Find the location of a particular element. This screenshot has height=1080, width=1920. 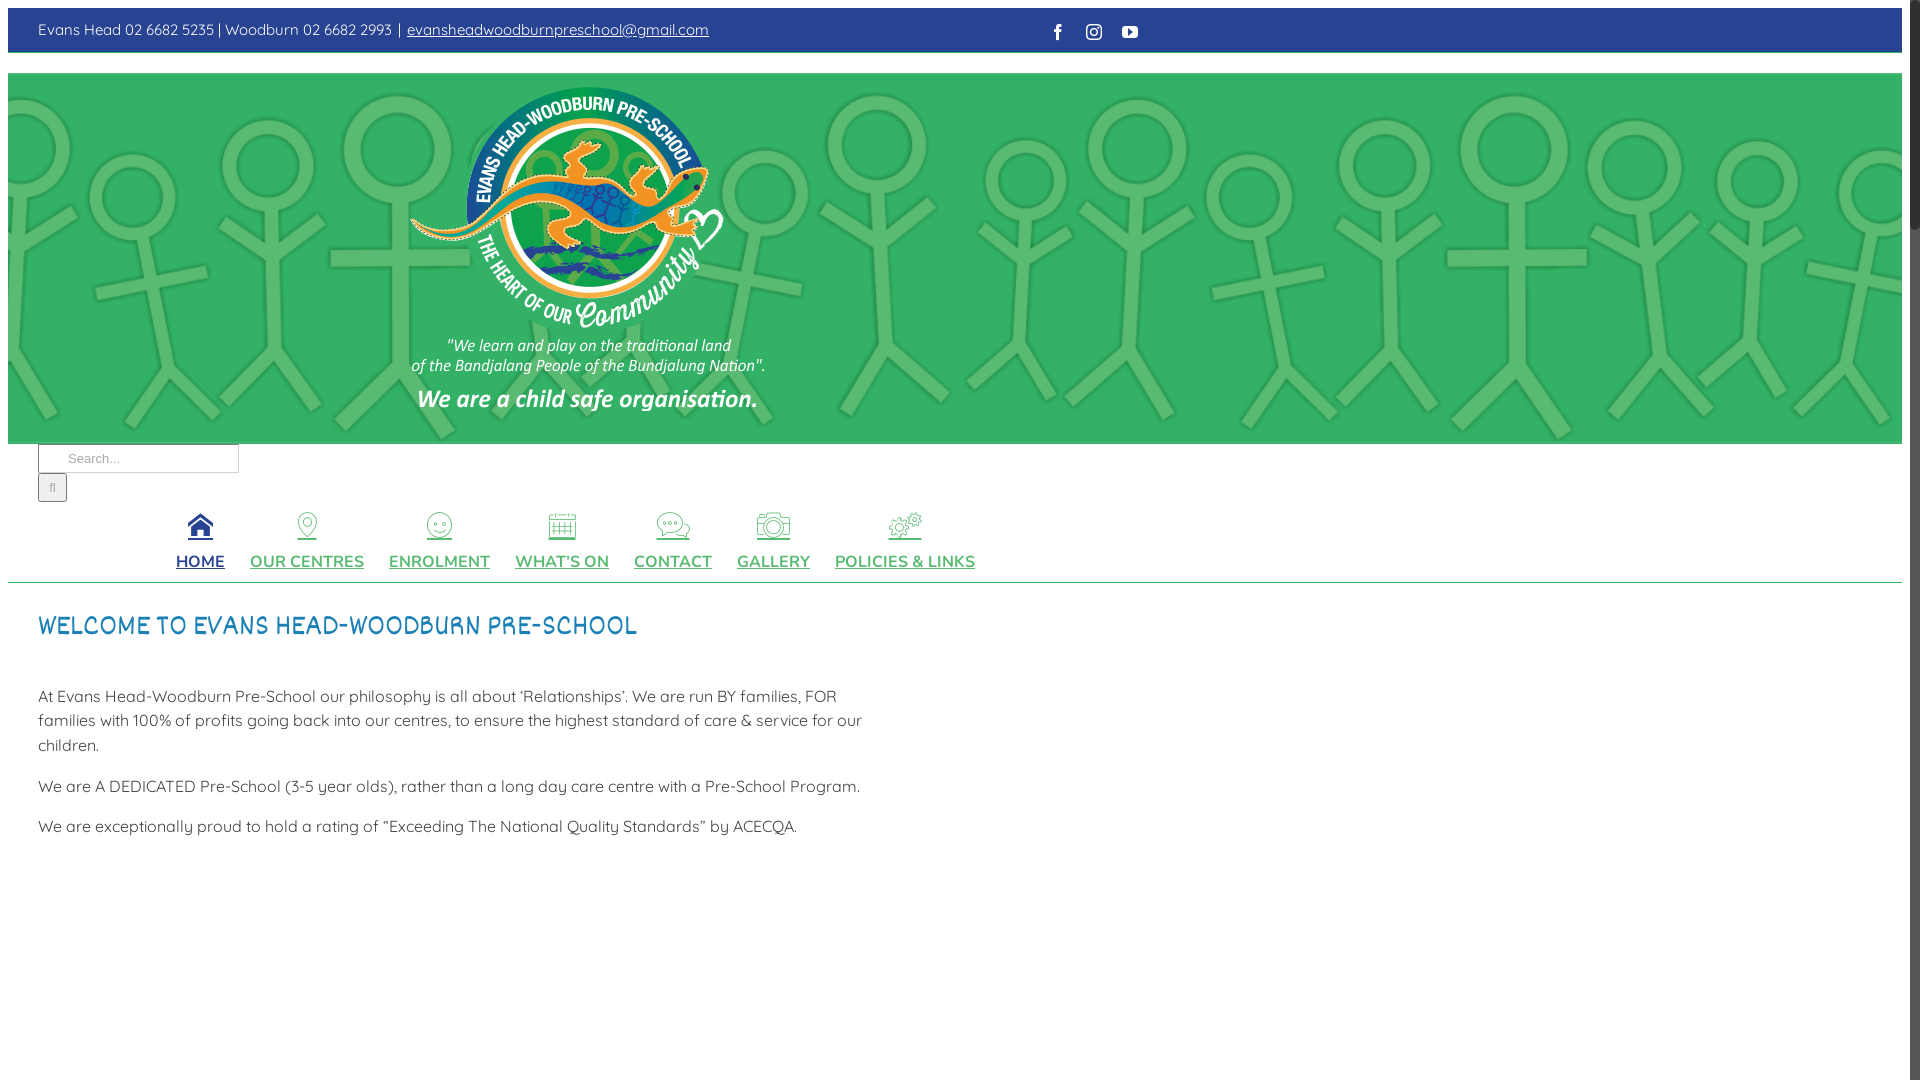

'OUR CENTRES' is located at coordinates (306, 542).